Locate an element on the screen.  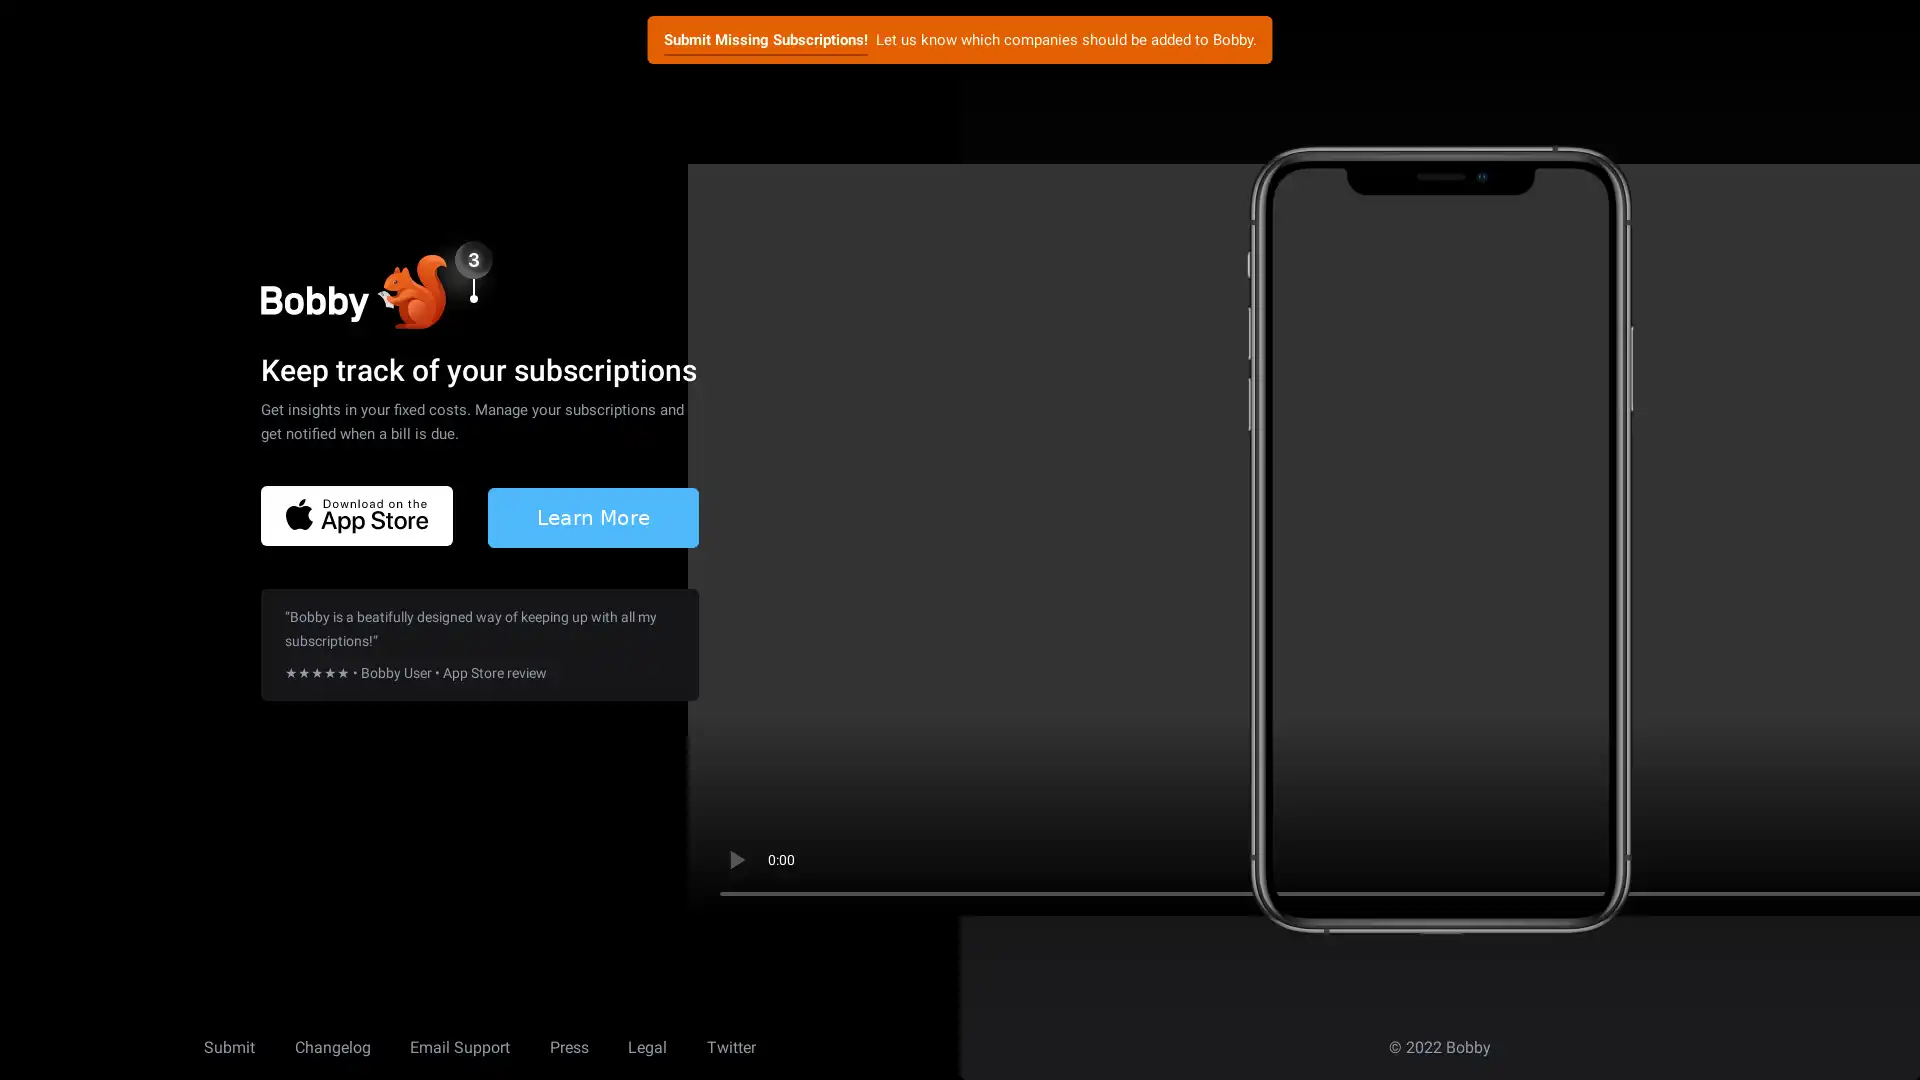
Learn More is located at coordinates (592, 515).